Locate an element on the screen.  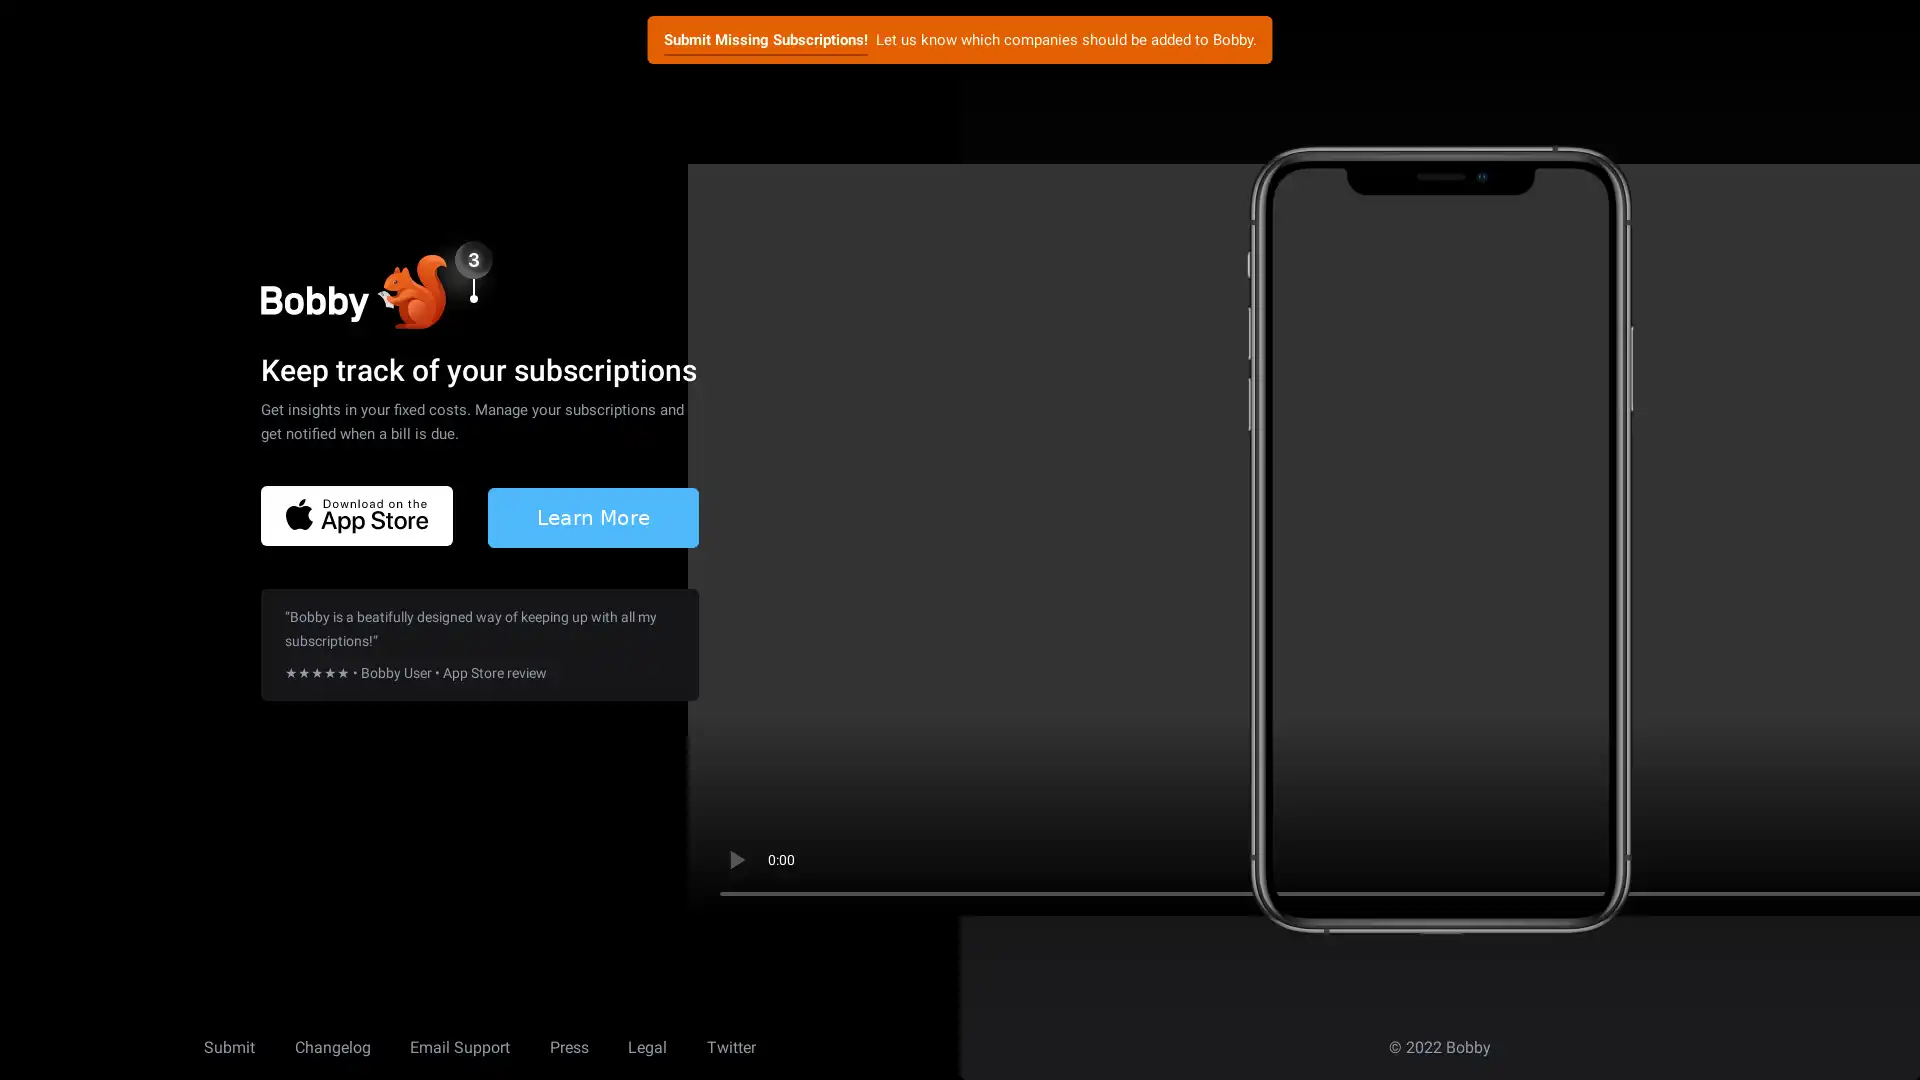
Learn More is located at coordinates (592, 515).